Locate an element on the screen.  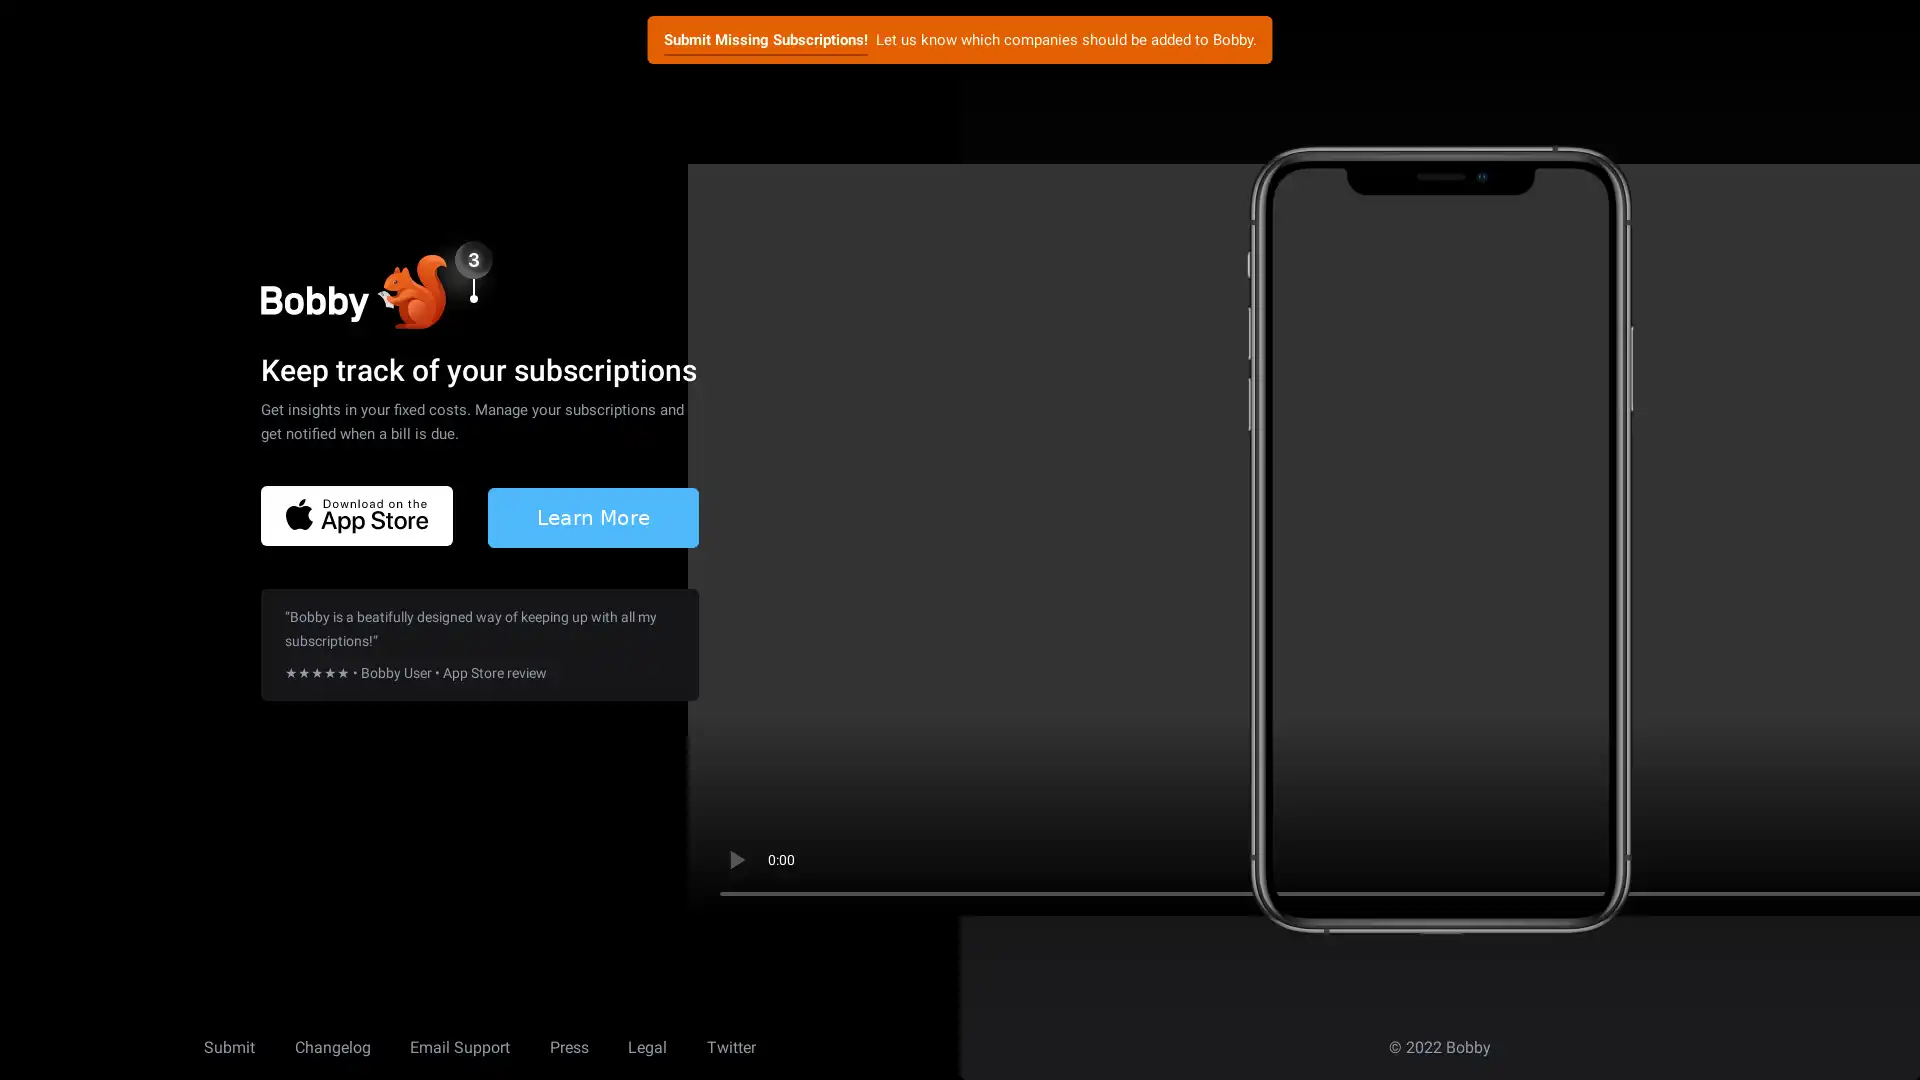
Learn More is located at coordinates (592, 515).